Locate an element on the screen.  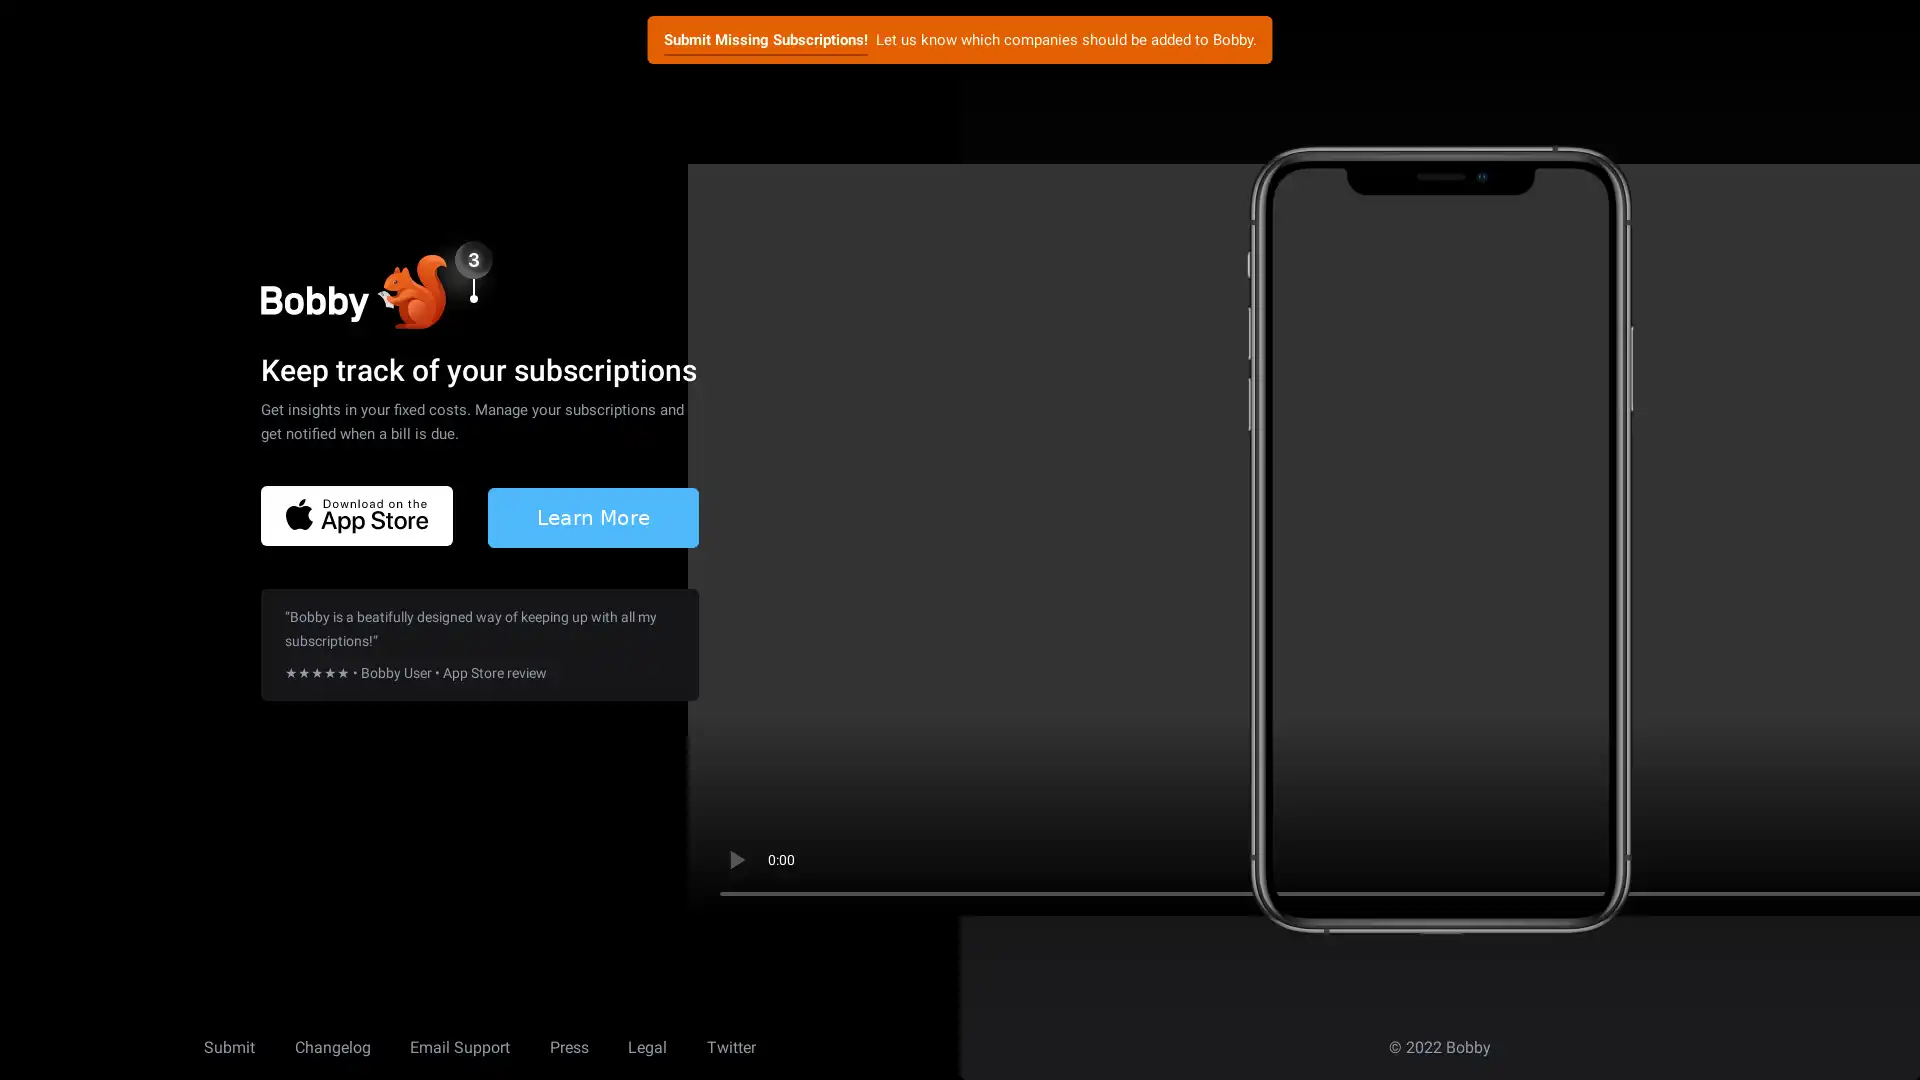
Learn More is located at coordinates (592, 515).